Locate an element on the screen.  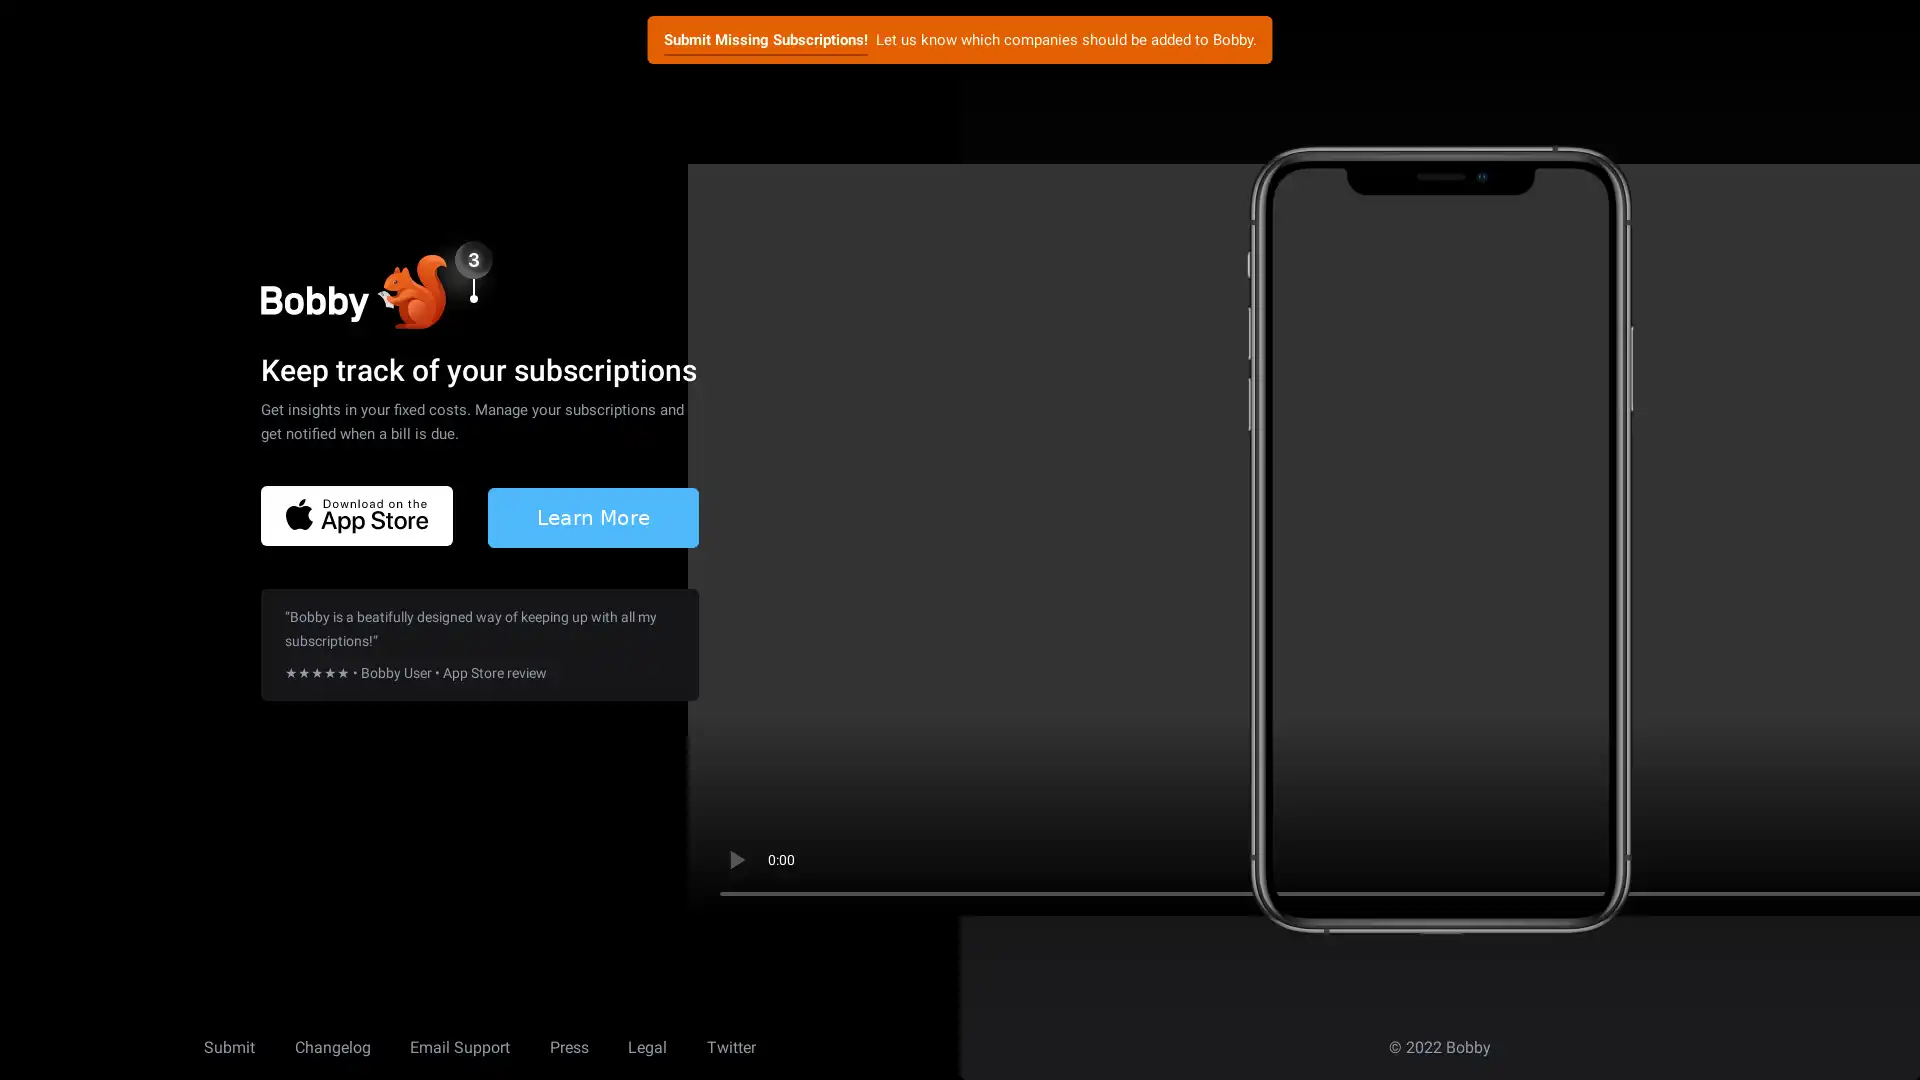
Learn More is located at coordinates (592, 515).